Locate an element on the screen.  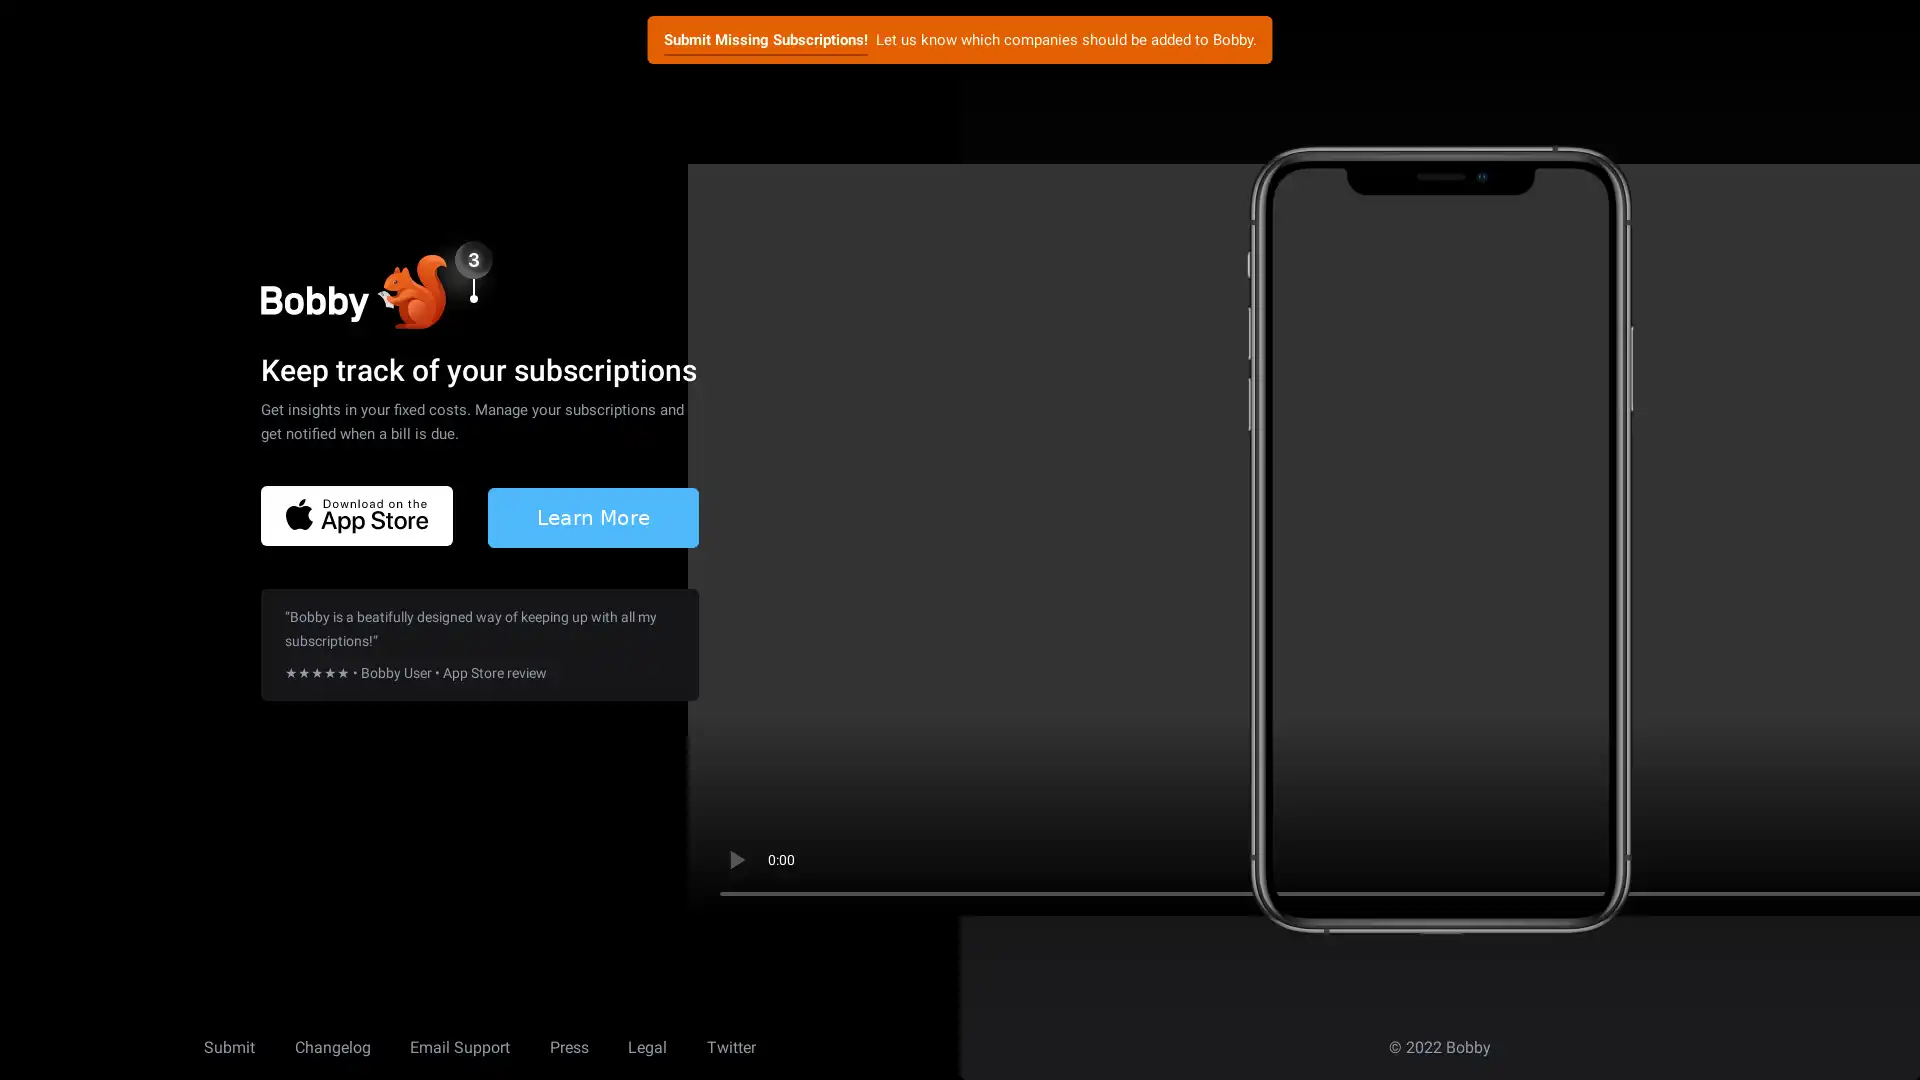
Learn More is located at coordinates (592, 515).